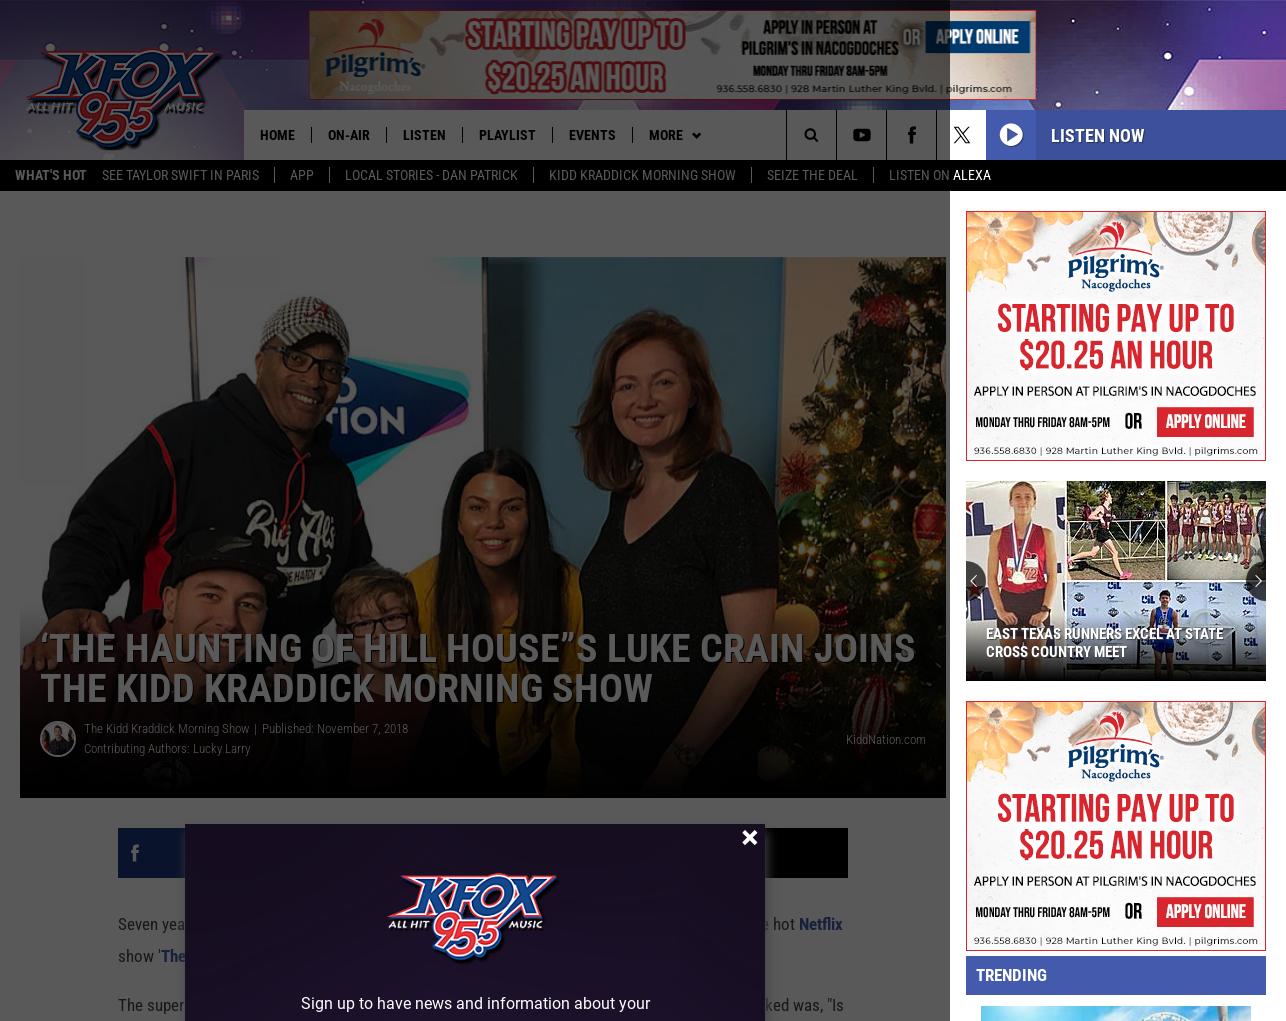 This screenshot has width=1286, height=1021. Describe the element at coordinates (423, 134) in the screenshot. I see `'Listen'` at that location.